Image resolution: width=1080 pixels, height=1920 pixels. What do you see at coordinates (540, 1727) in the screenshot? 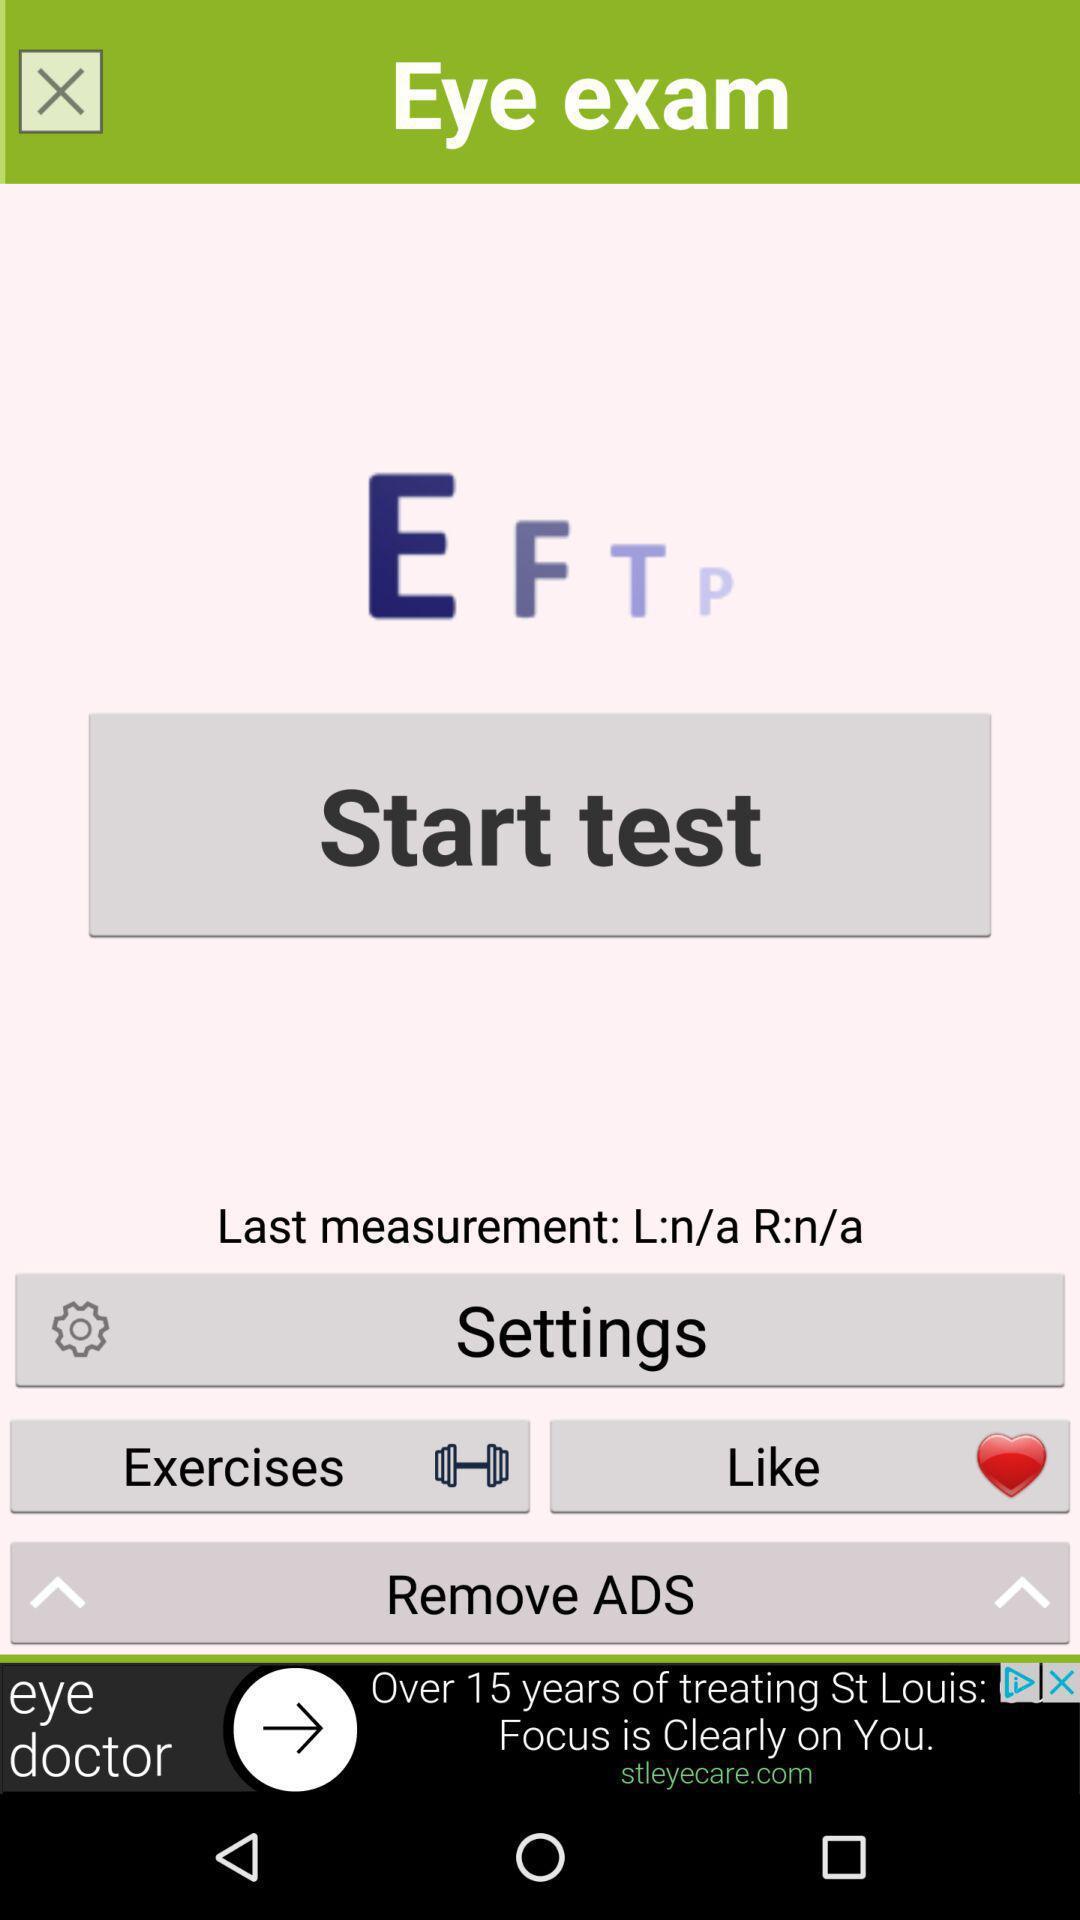
I see `information about eye doctor` at bounding box center [540, 1727].